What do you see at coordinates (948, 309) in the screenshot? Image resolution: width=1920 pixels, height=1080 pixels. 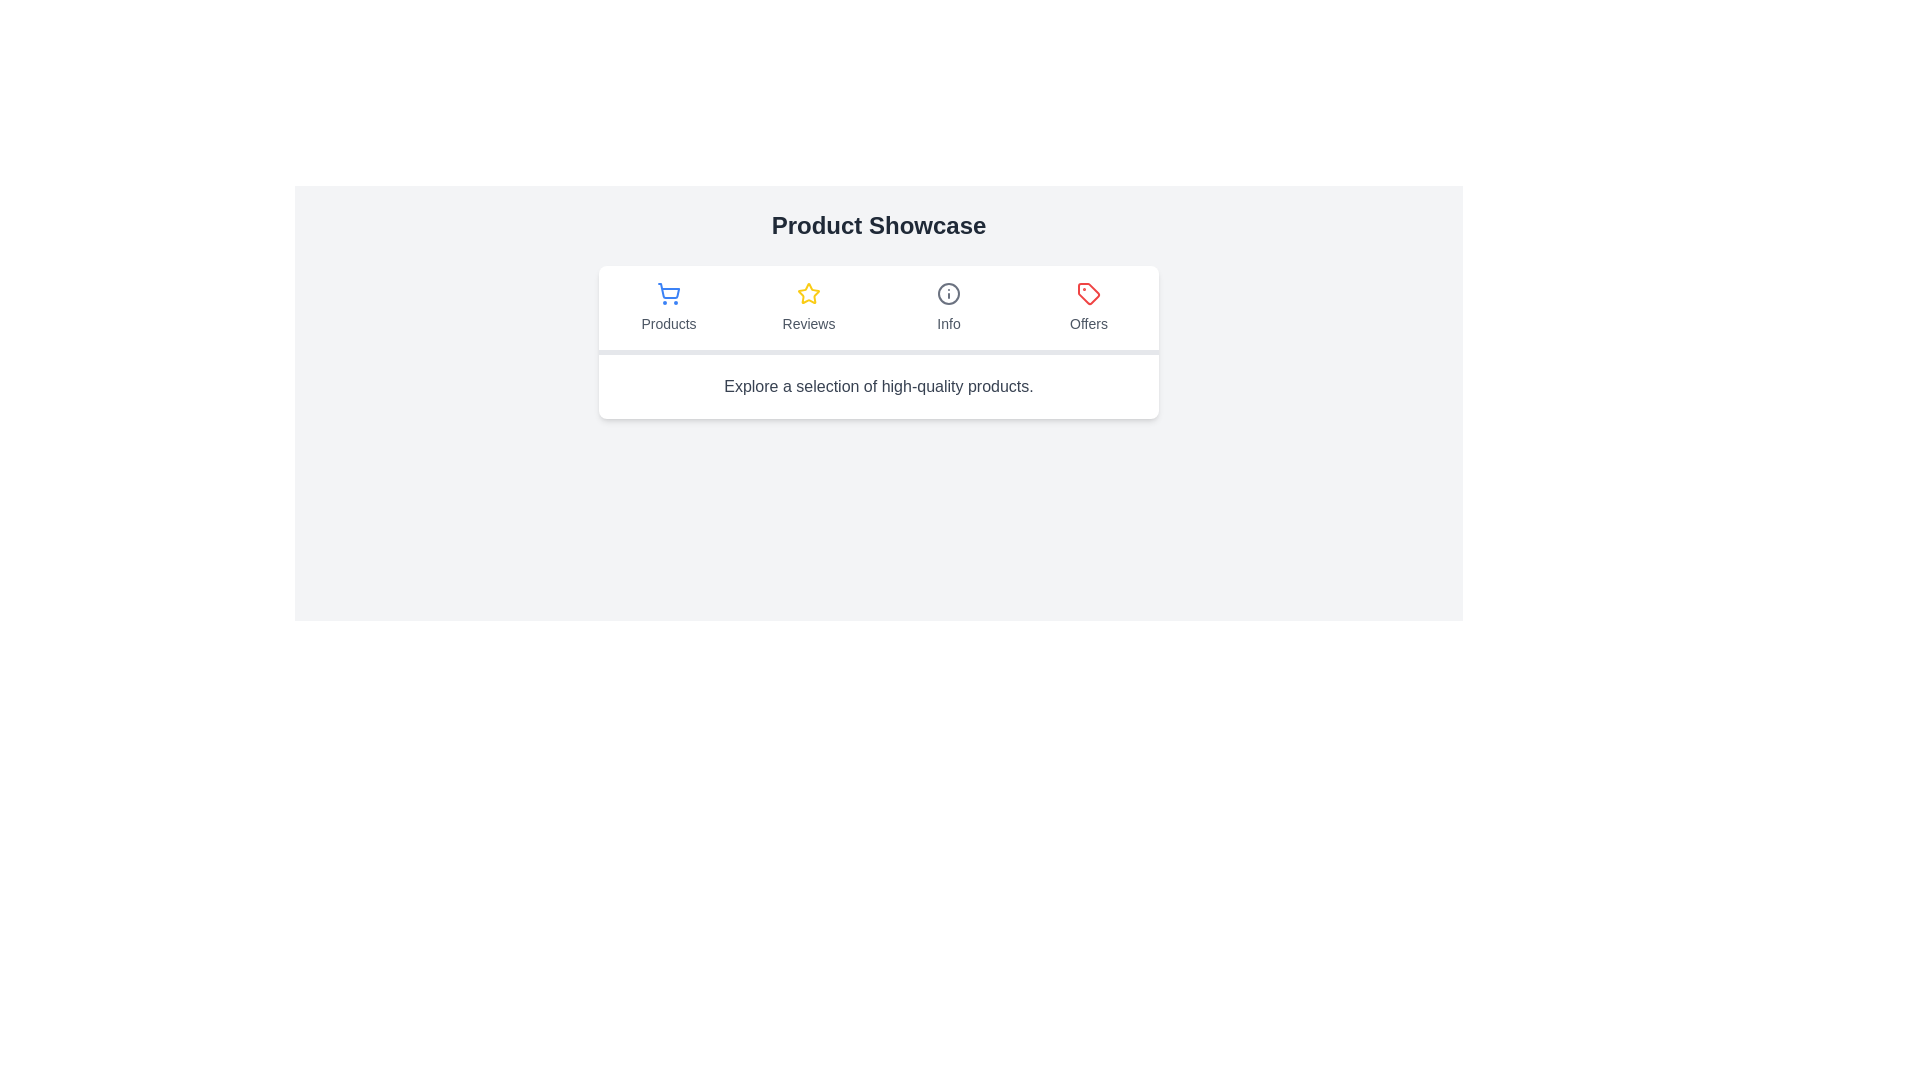 I see `the 'Info' button with an informational icon in the navigation bar, which is located between 'Reviews' and 'Offers'` at bounding box center [948, 309].